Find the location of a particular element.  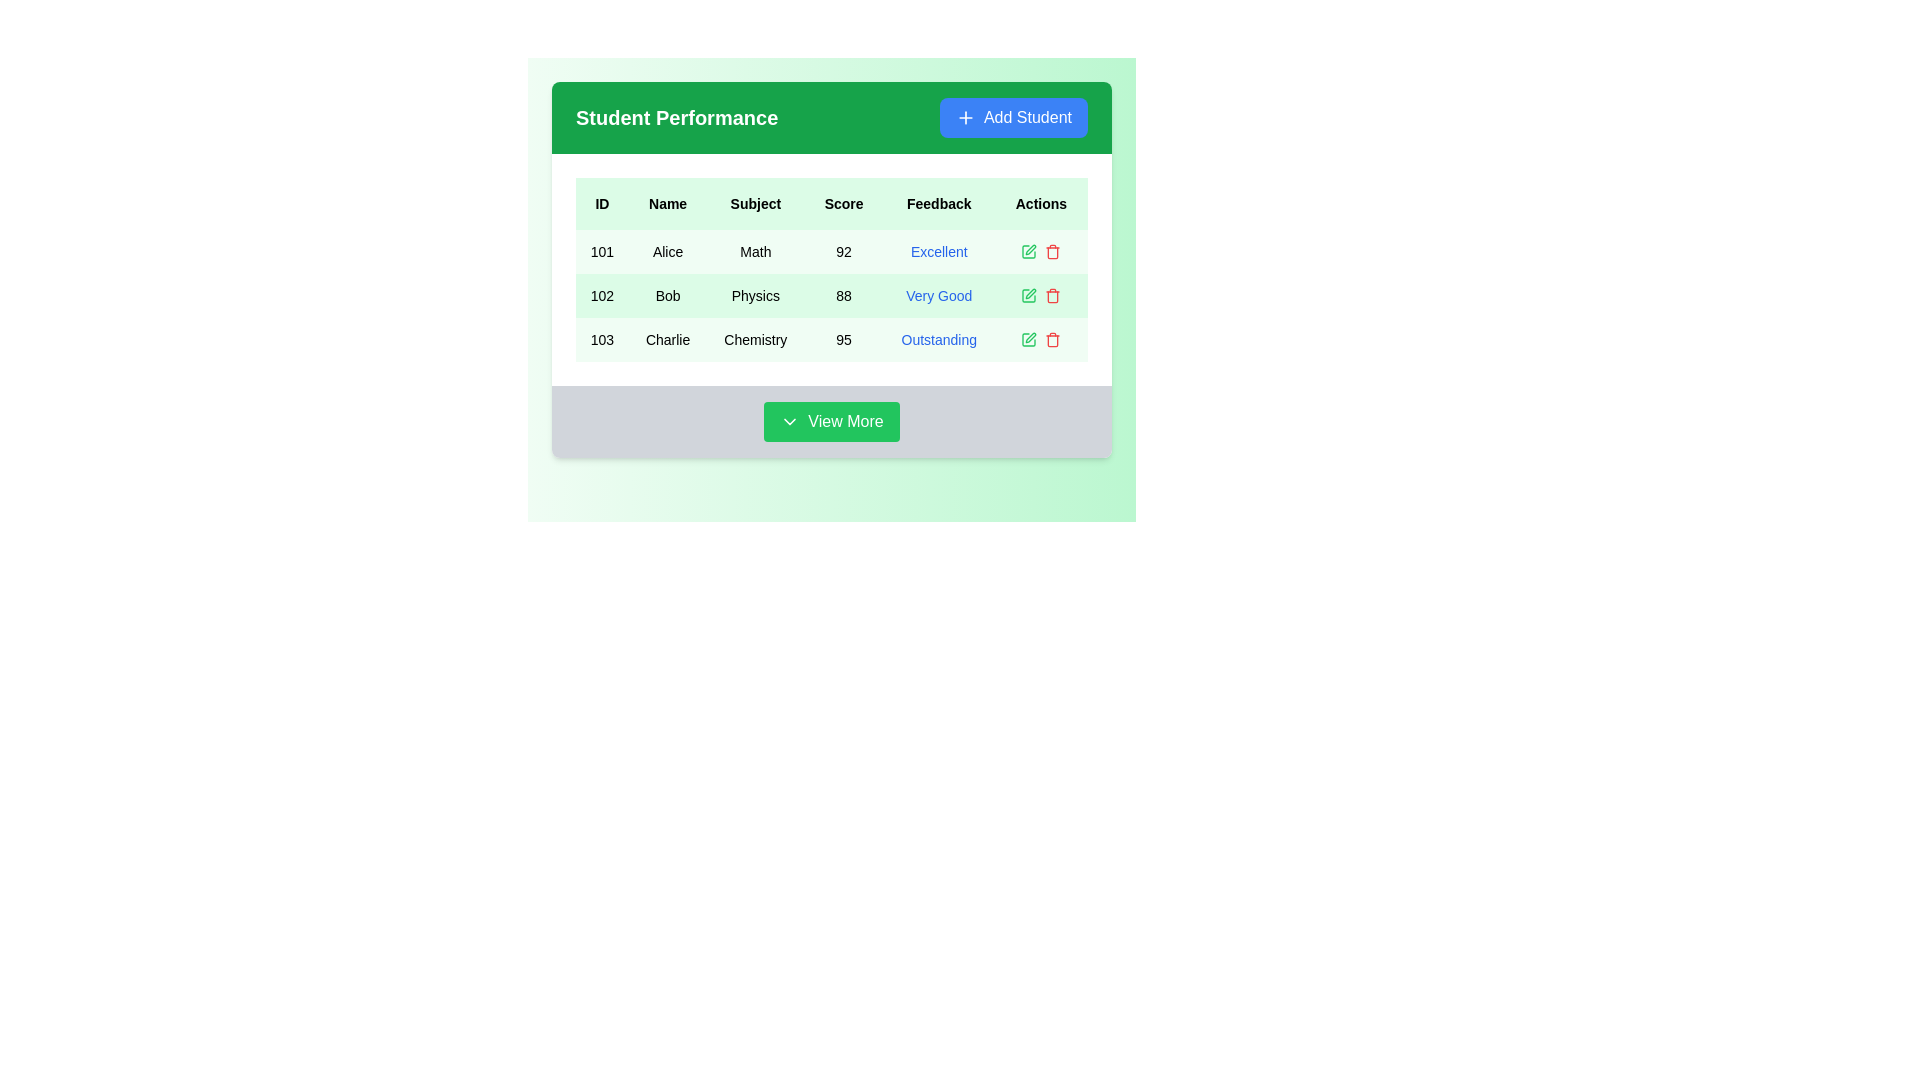

the text 'Charlie' in the second cell of the third row under the 'Name' header by dragging from the center point of the cell is located at coordinates (668, 338).